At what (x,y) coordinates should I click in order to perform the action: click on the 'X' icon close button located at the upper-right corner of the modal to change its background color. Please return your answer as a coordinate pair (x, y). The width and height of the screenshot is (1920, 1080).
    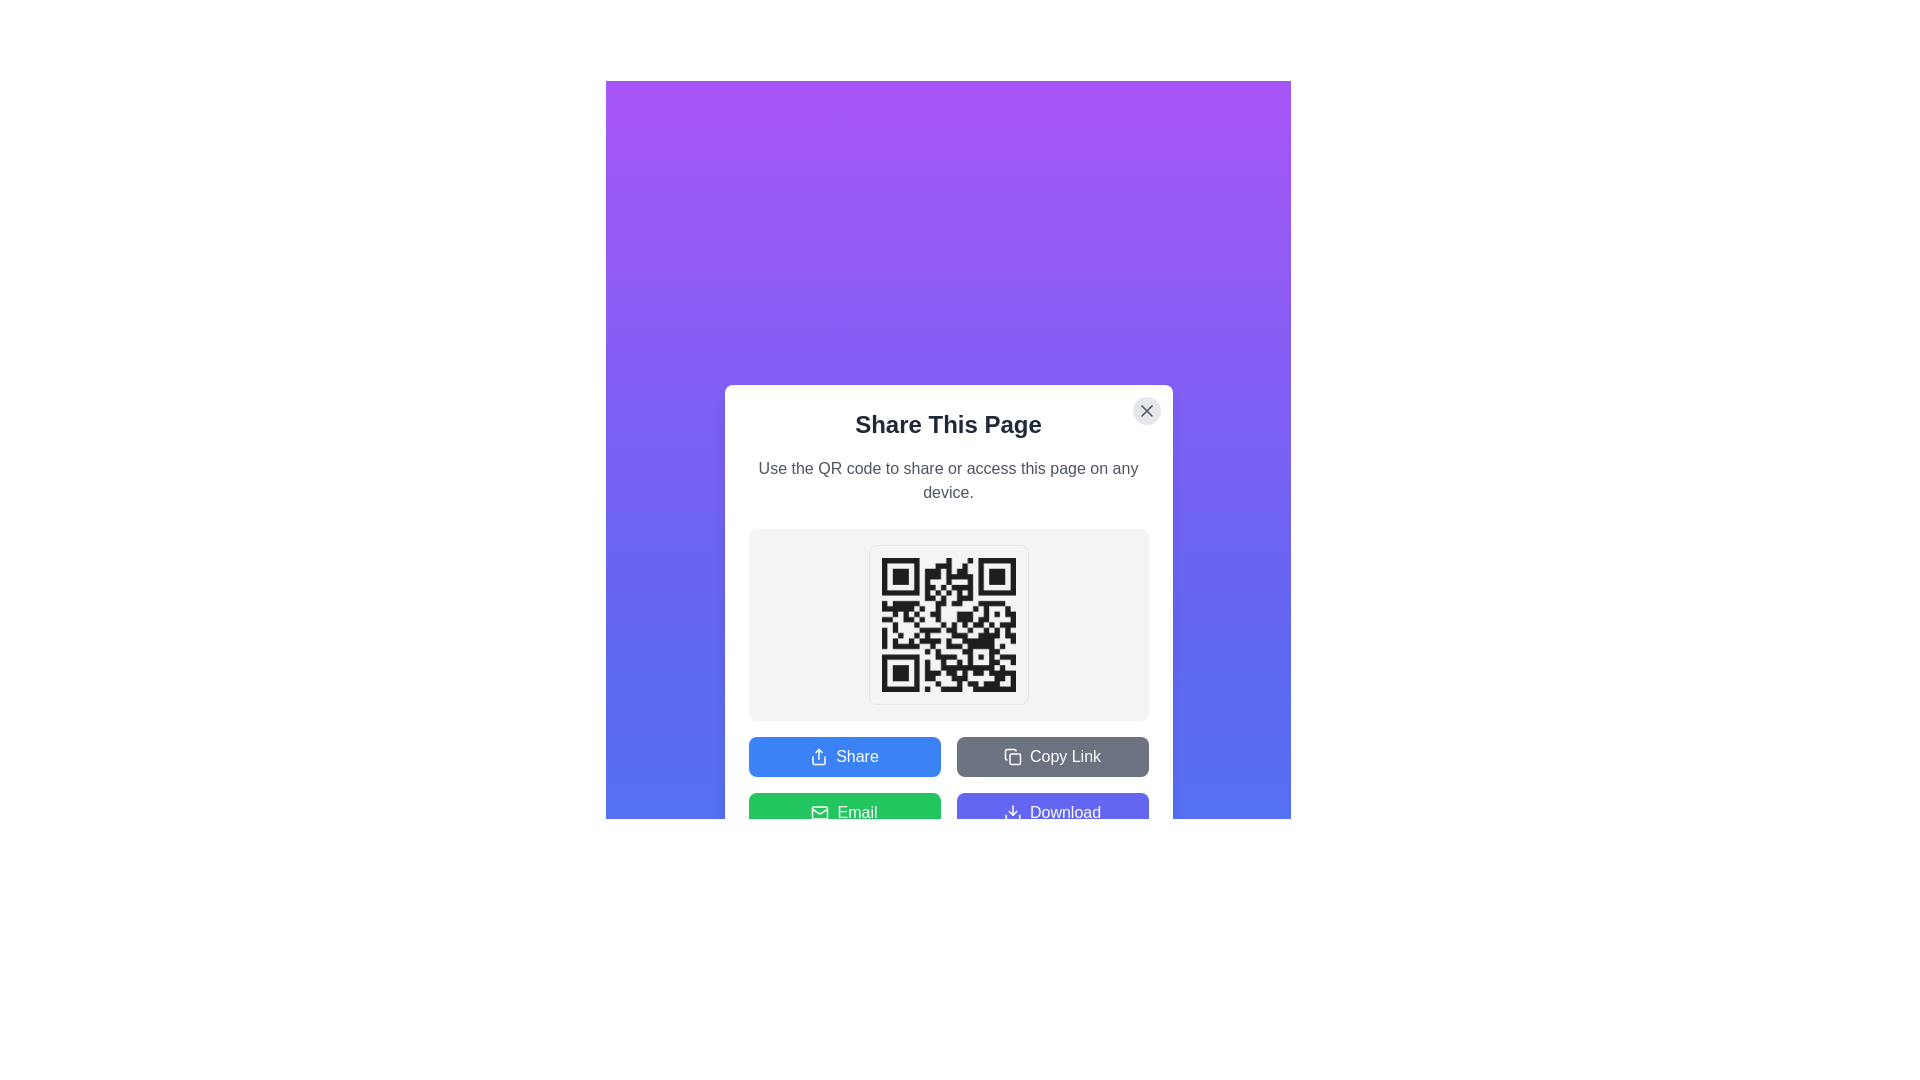
    Looking at the image, I should click on (1146, 410).